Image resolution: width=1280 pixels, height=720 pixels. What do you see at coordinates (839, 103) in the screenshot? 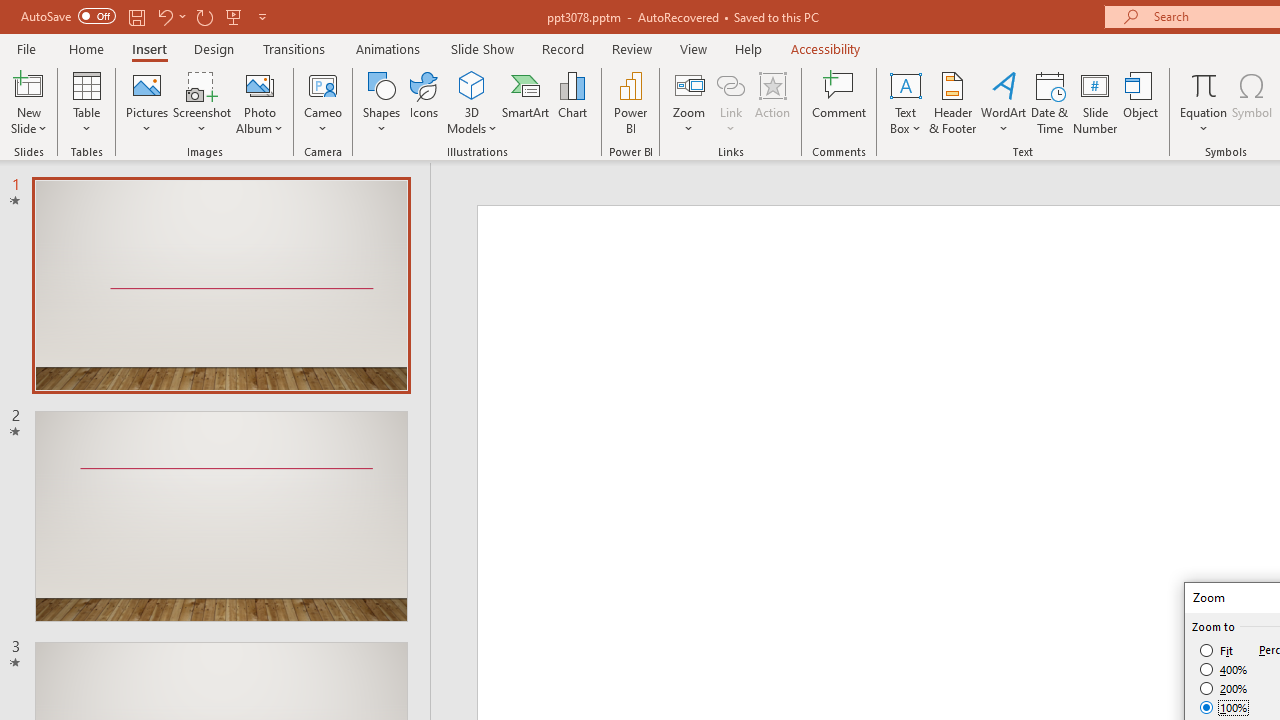
I see `'Comment'` at bounding box center [839, 103].